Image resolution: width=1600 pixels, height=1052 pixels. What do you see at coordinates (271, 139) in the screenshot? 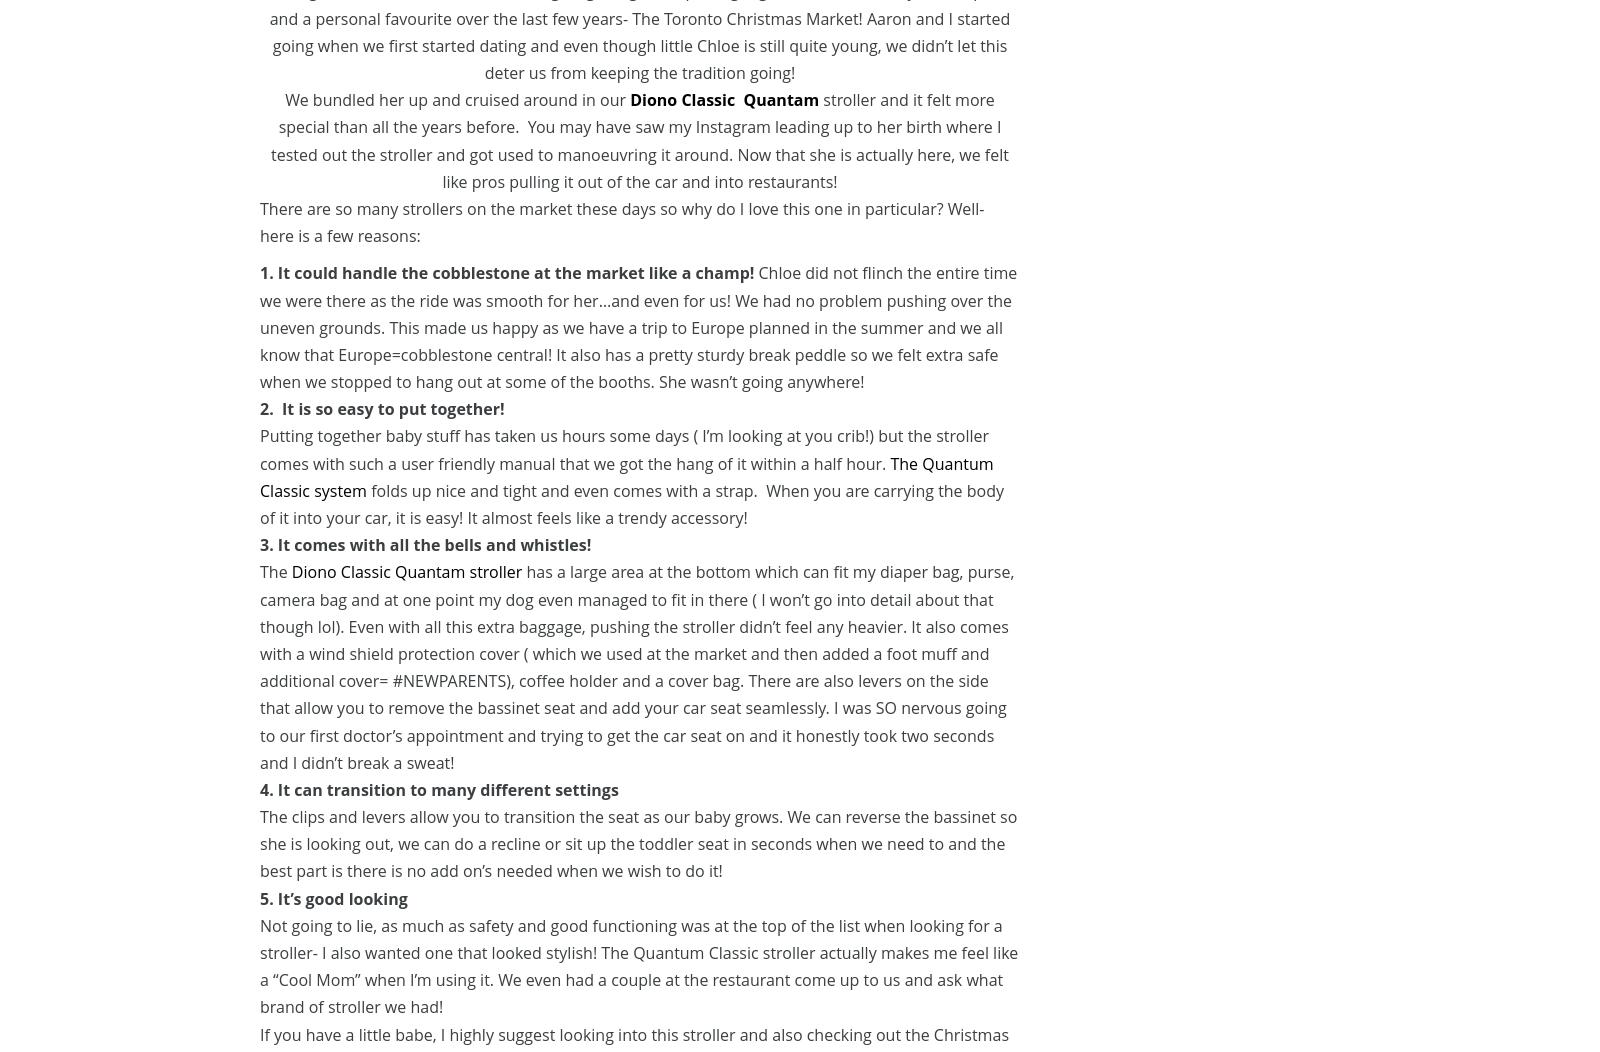
I see `'stroller and it felt more special than all the years before.  You may have saw my Instagram leading up to her birth where I tested out the stroller and got used to manoeuvring it around. Now that she is actually here, we felt like pros pulling it out of the car and into restaurants!'` at bounding box center [271, 139].